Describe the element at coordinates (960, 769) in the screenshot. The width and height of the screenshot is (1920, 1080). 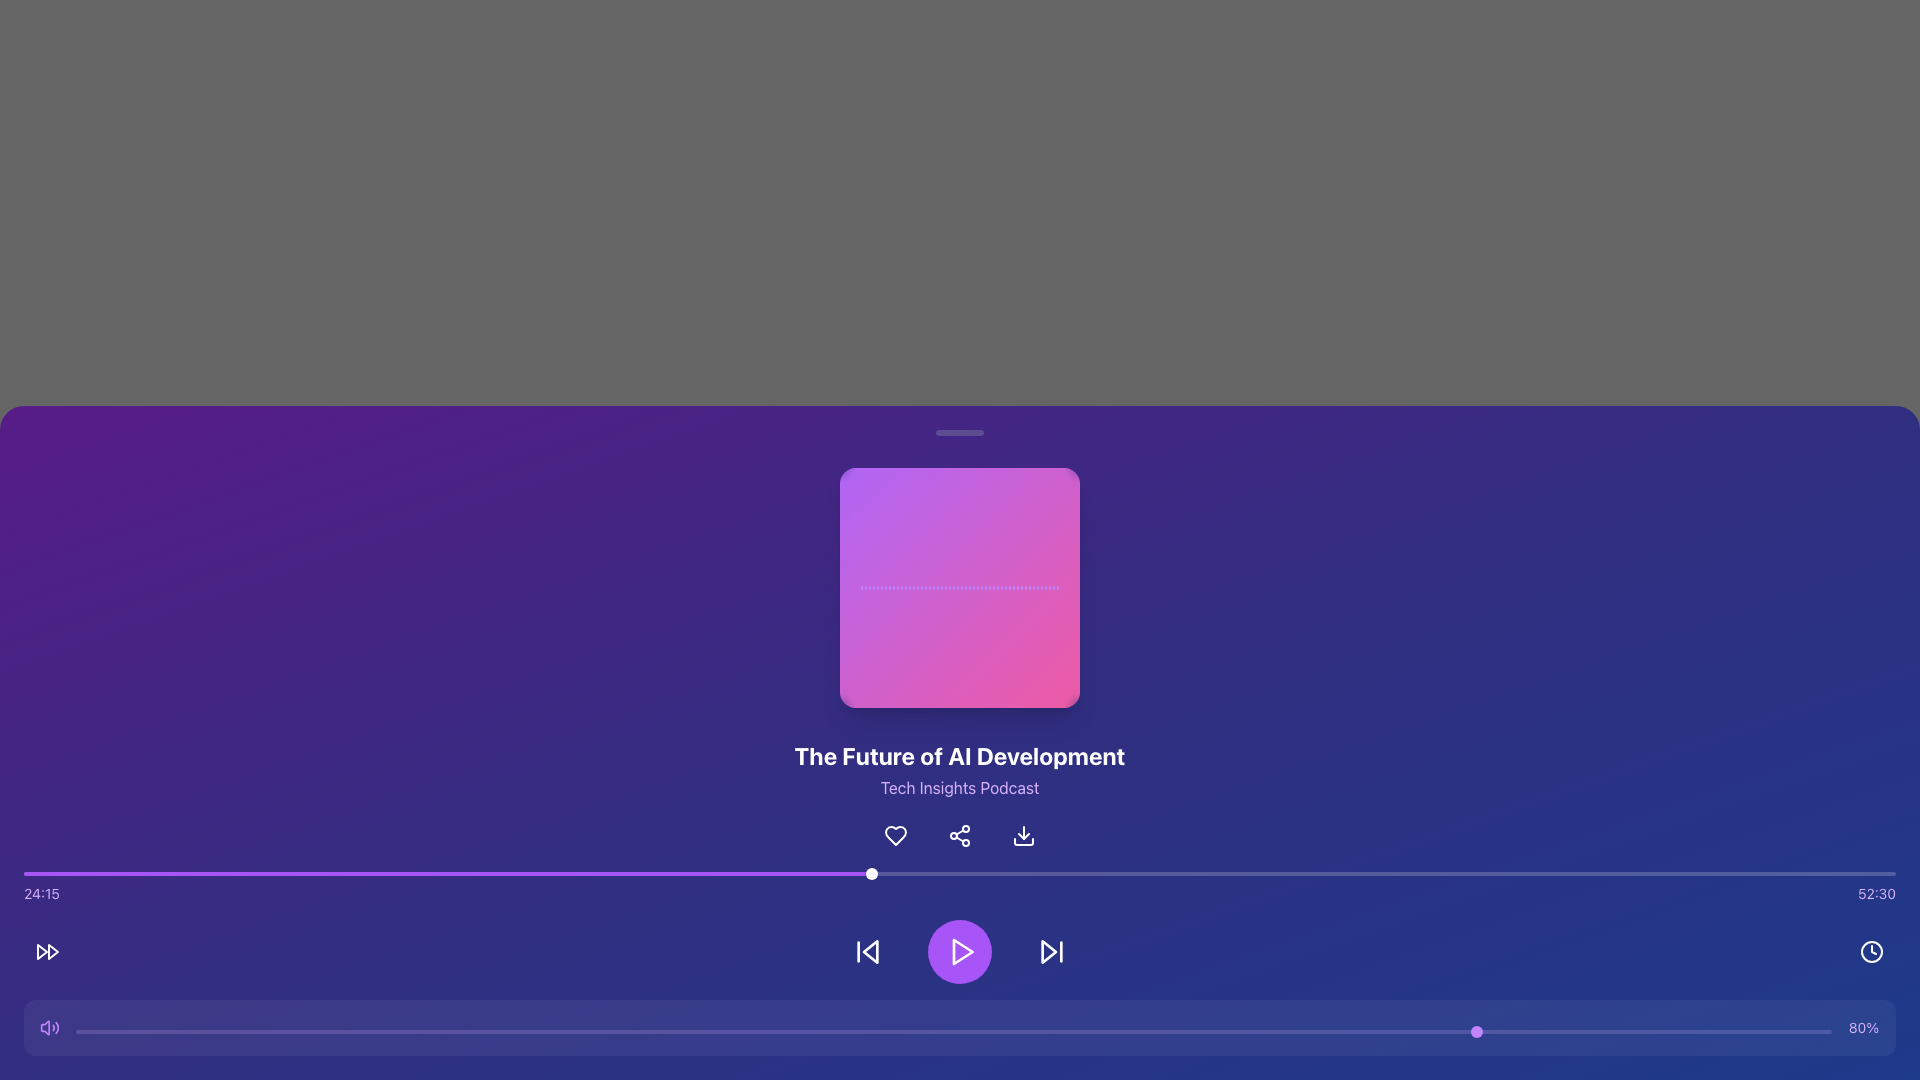
I see `the text element displaying 'The Future of AI Development' and 'Tech Insights Podcast', which is located below the square image and above the interactive control icons` at that location.